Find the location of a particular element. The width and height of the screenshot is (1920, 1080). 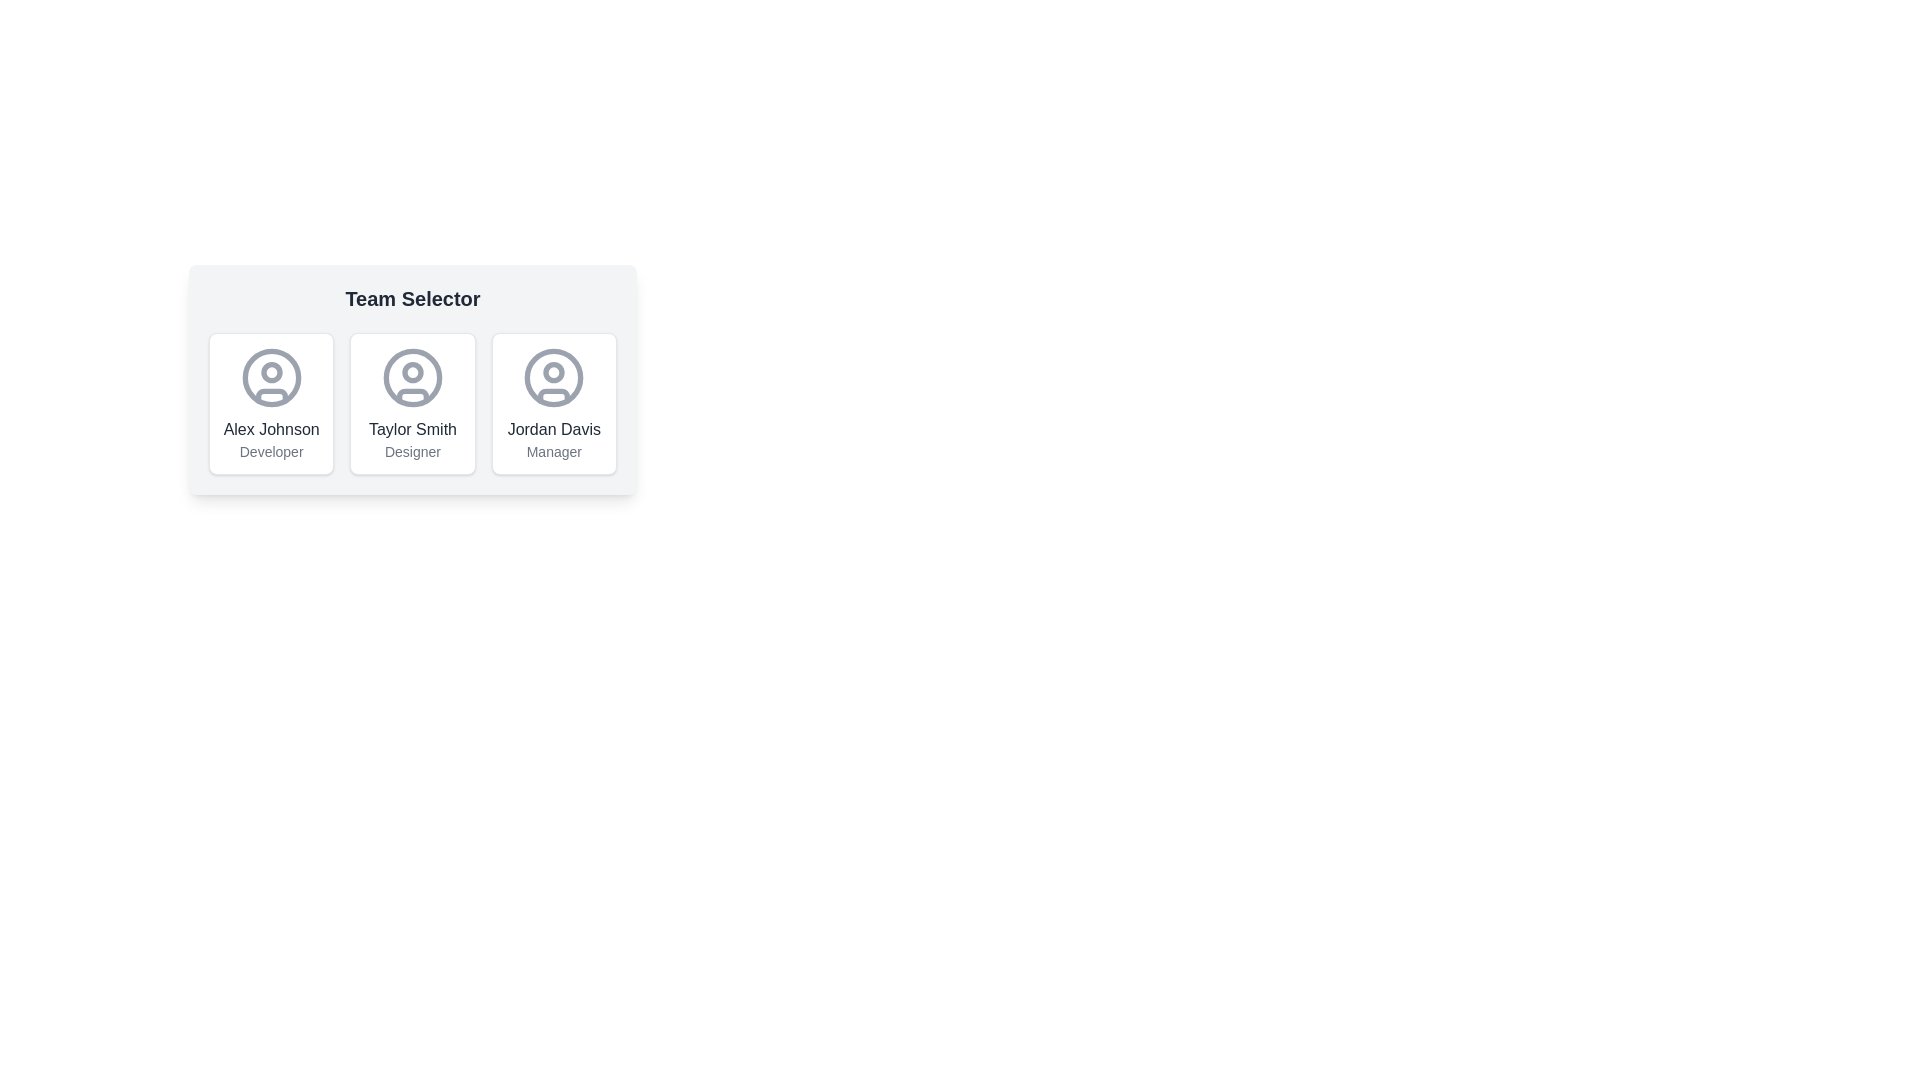

the graphical icon representing the selected user profile in the team selector interface, located in the middle user profile card is located at coordinates (411, 378).